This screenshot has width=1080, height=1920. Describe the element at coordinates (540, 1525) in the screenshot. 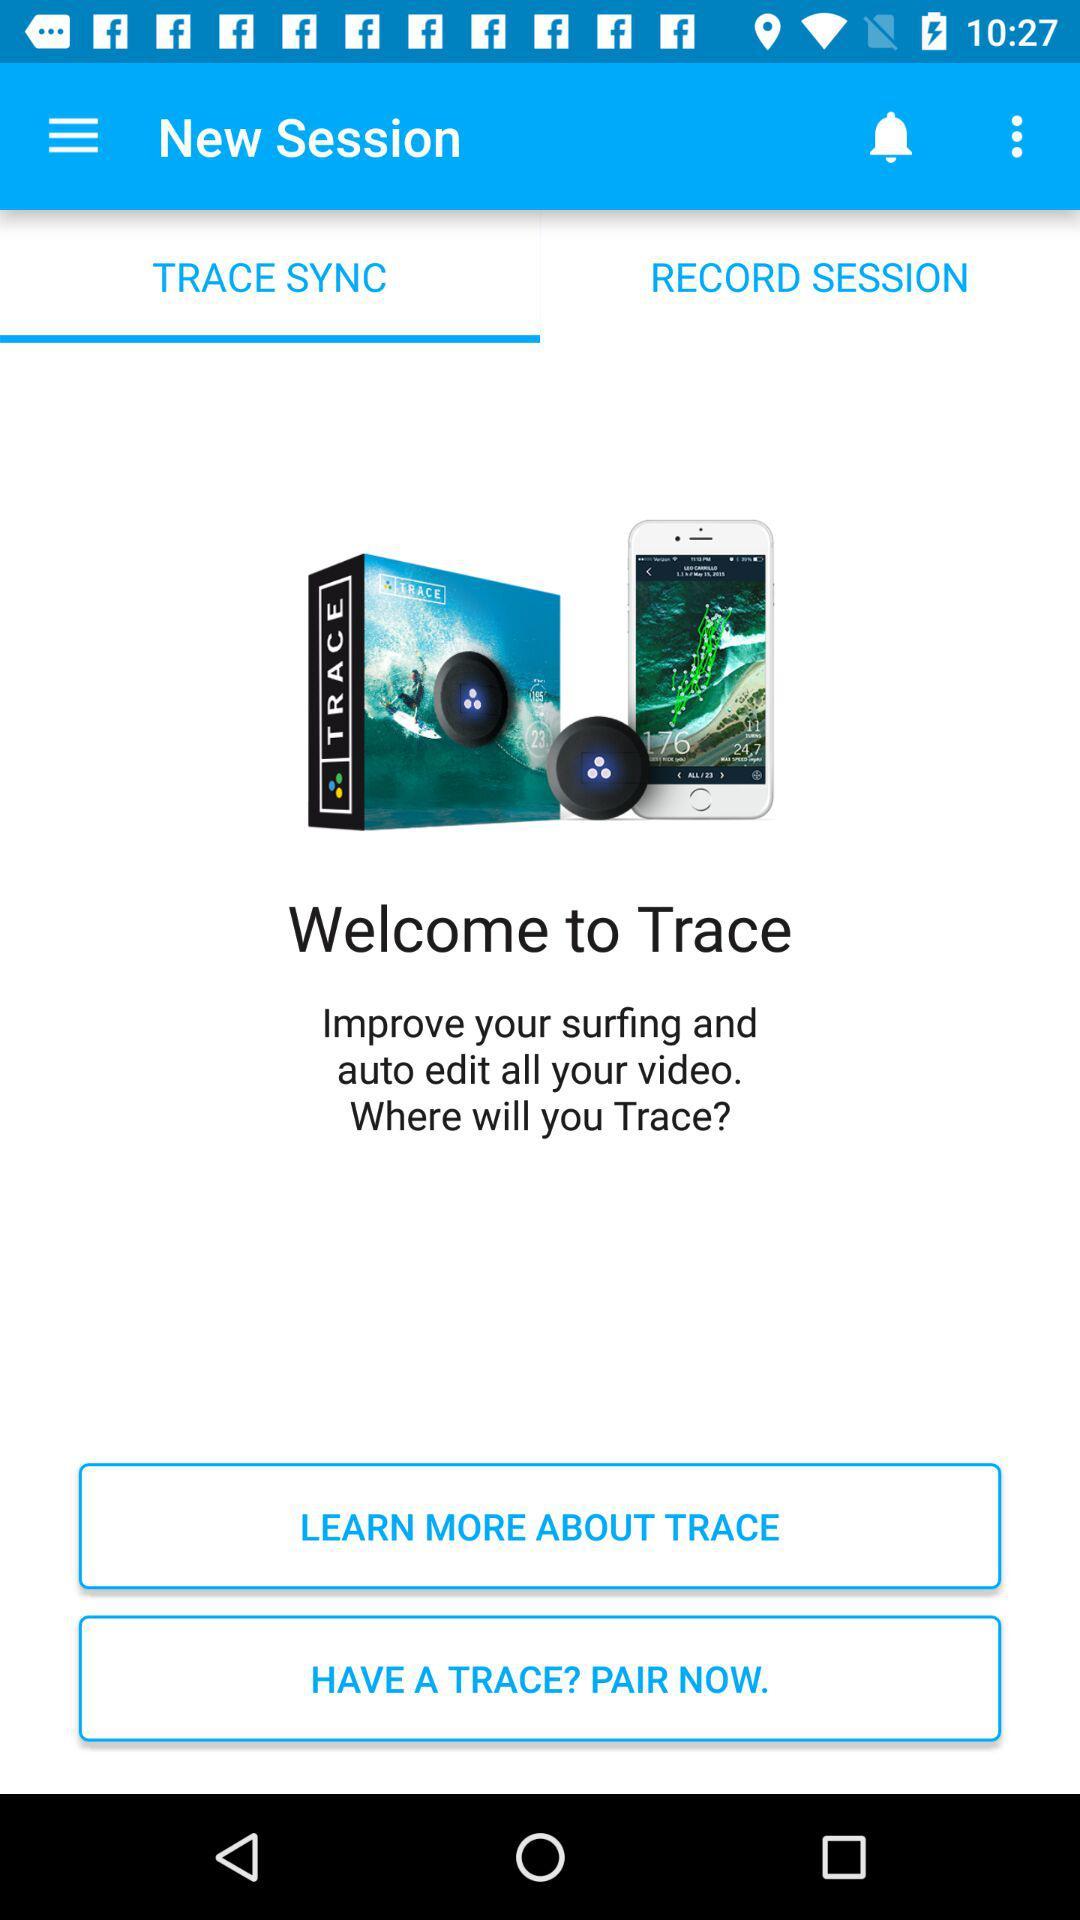

I see `the learn more about icon` at that location.